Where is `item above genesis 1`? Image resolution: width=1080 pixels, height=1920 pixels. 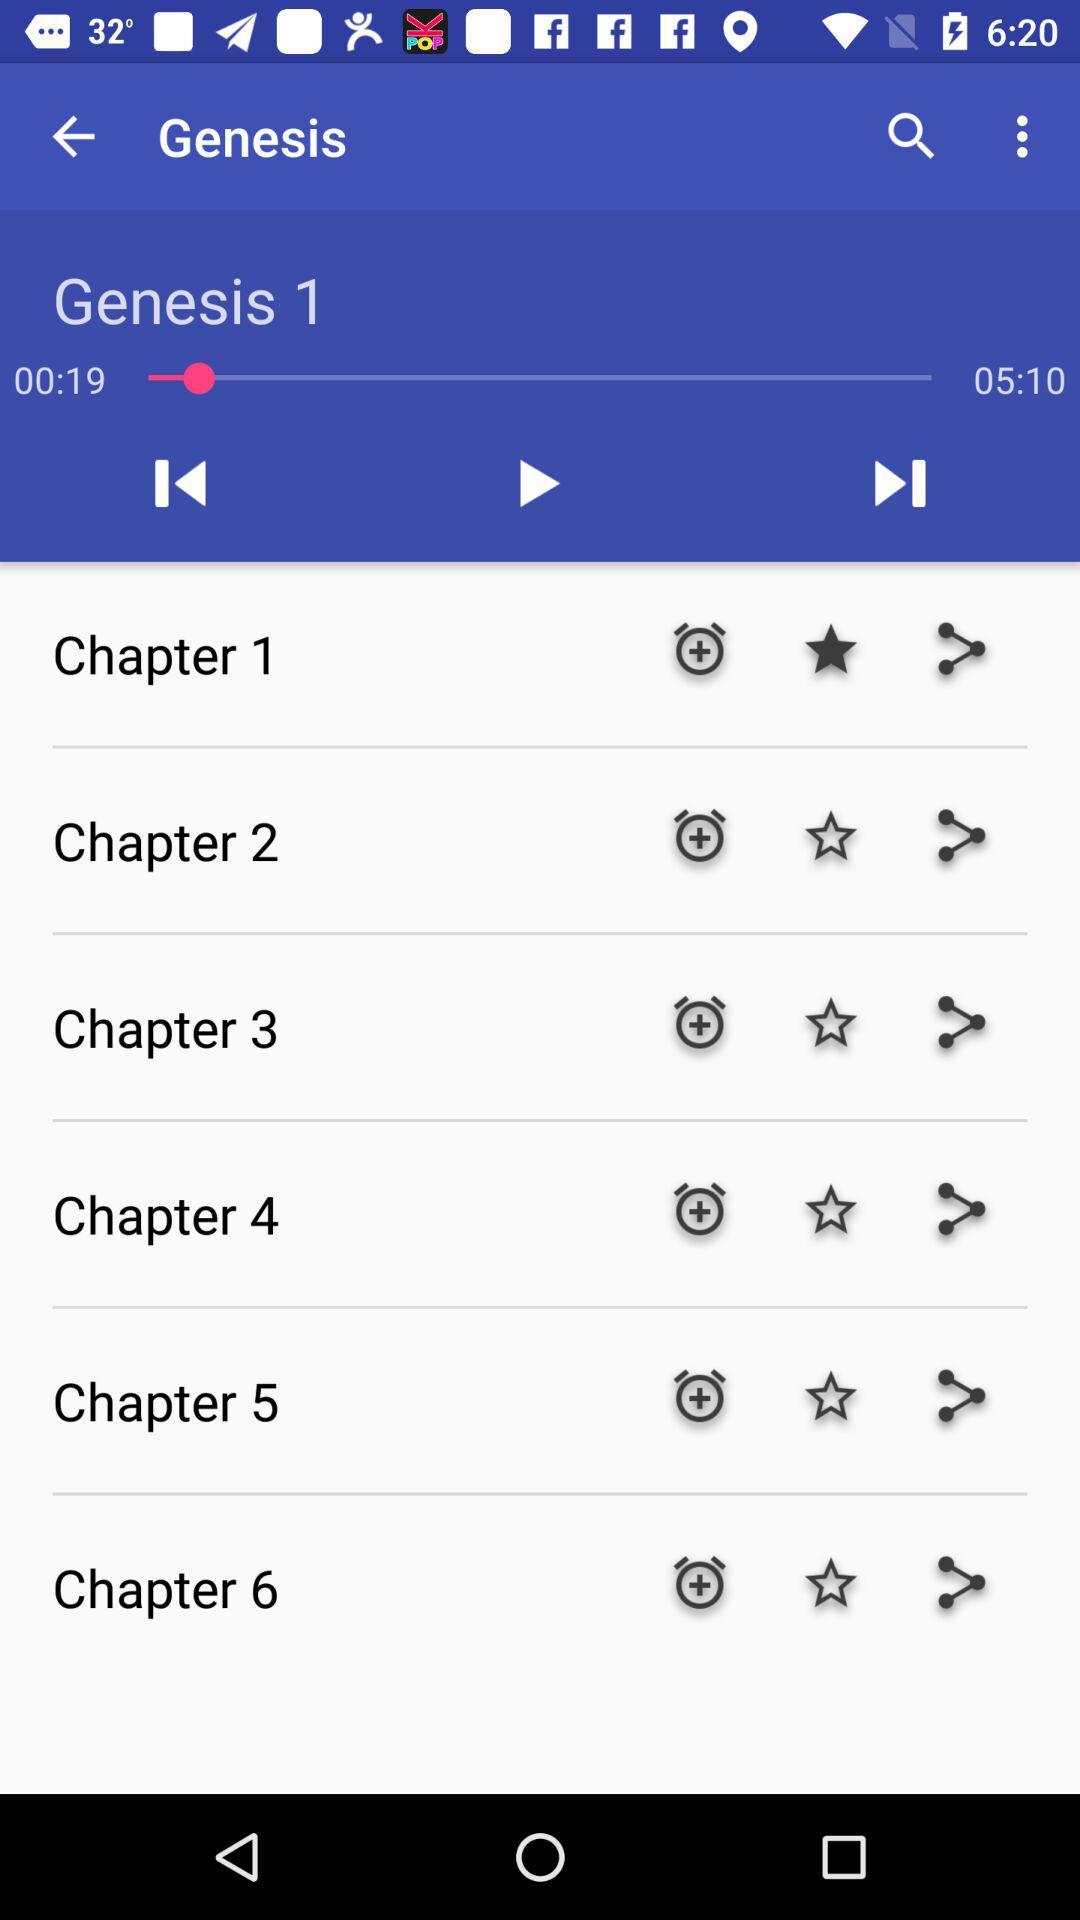 item above genesis 1 is located at coordinates (72, 135).